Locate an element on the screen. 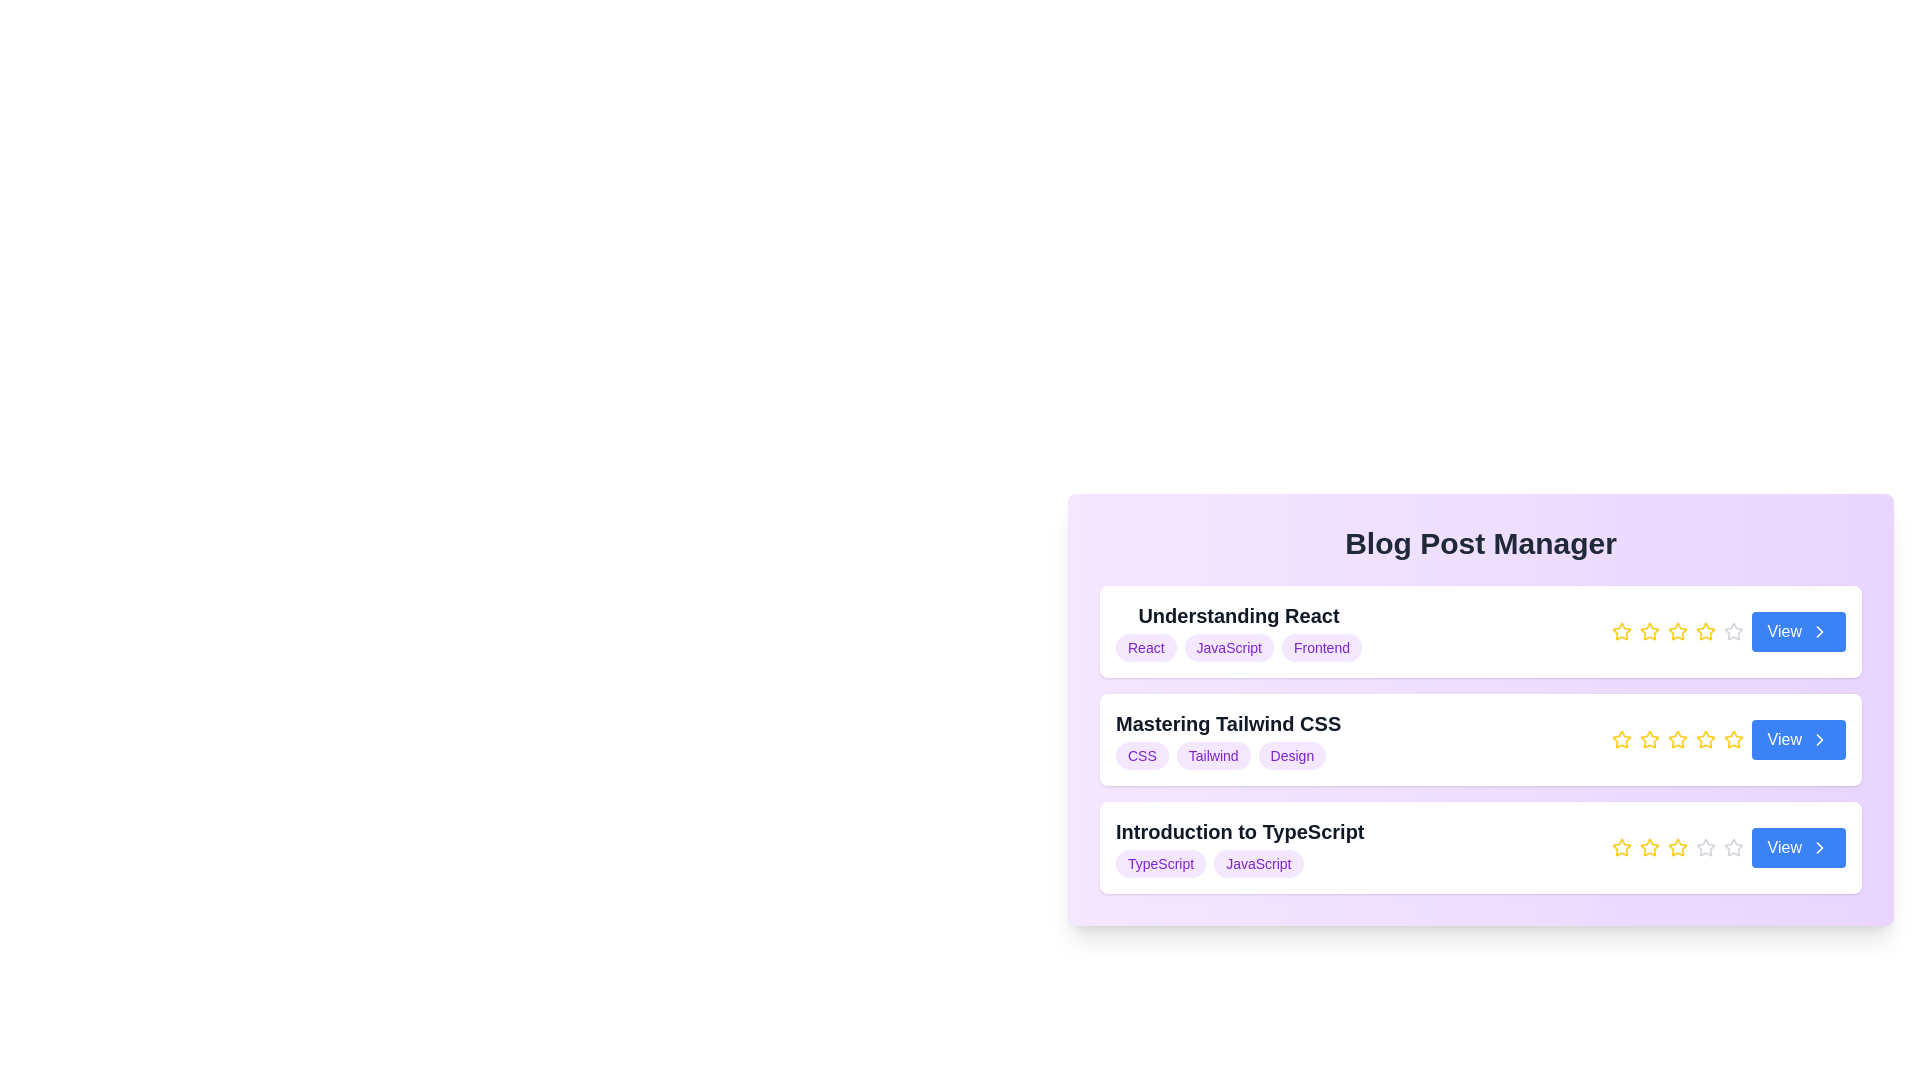 This screenshot has height=1080, width=1920. the fourth star icon in the rating system is located at coordinates (1677, 632).